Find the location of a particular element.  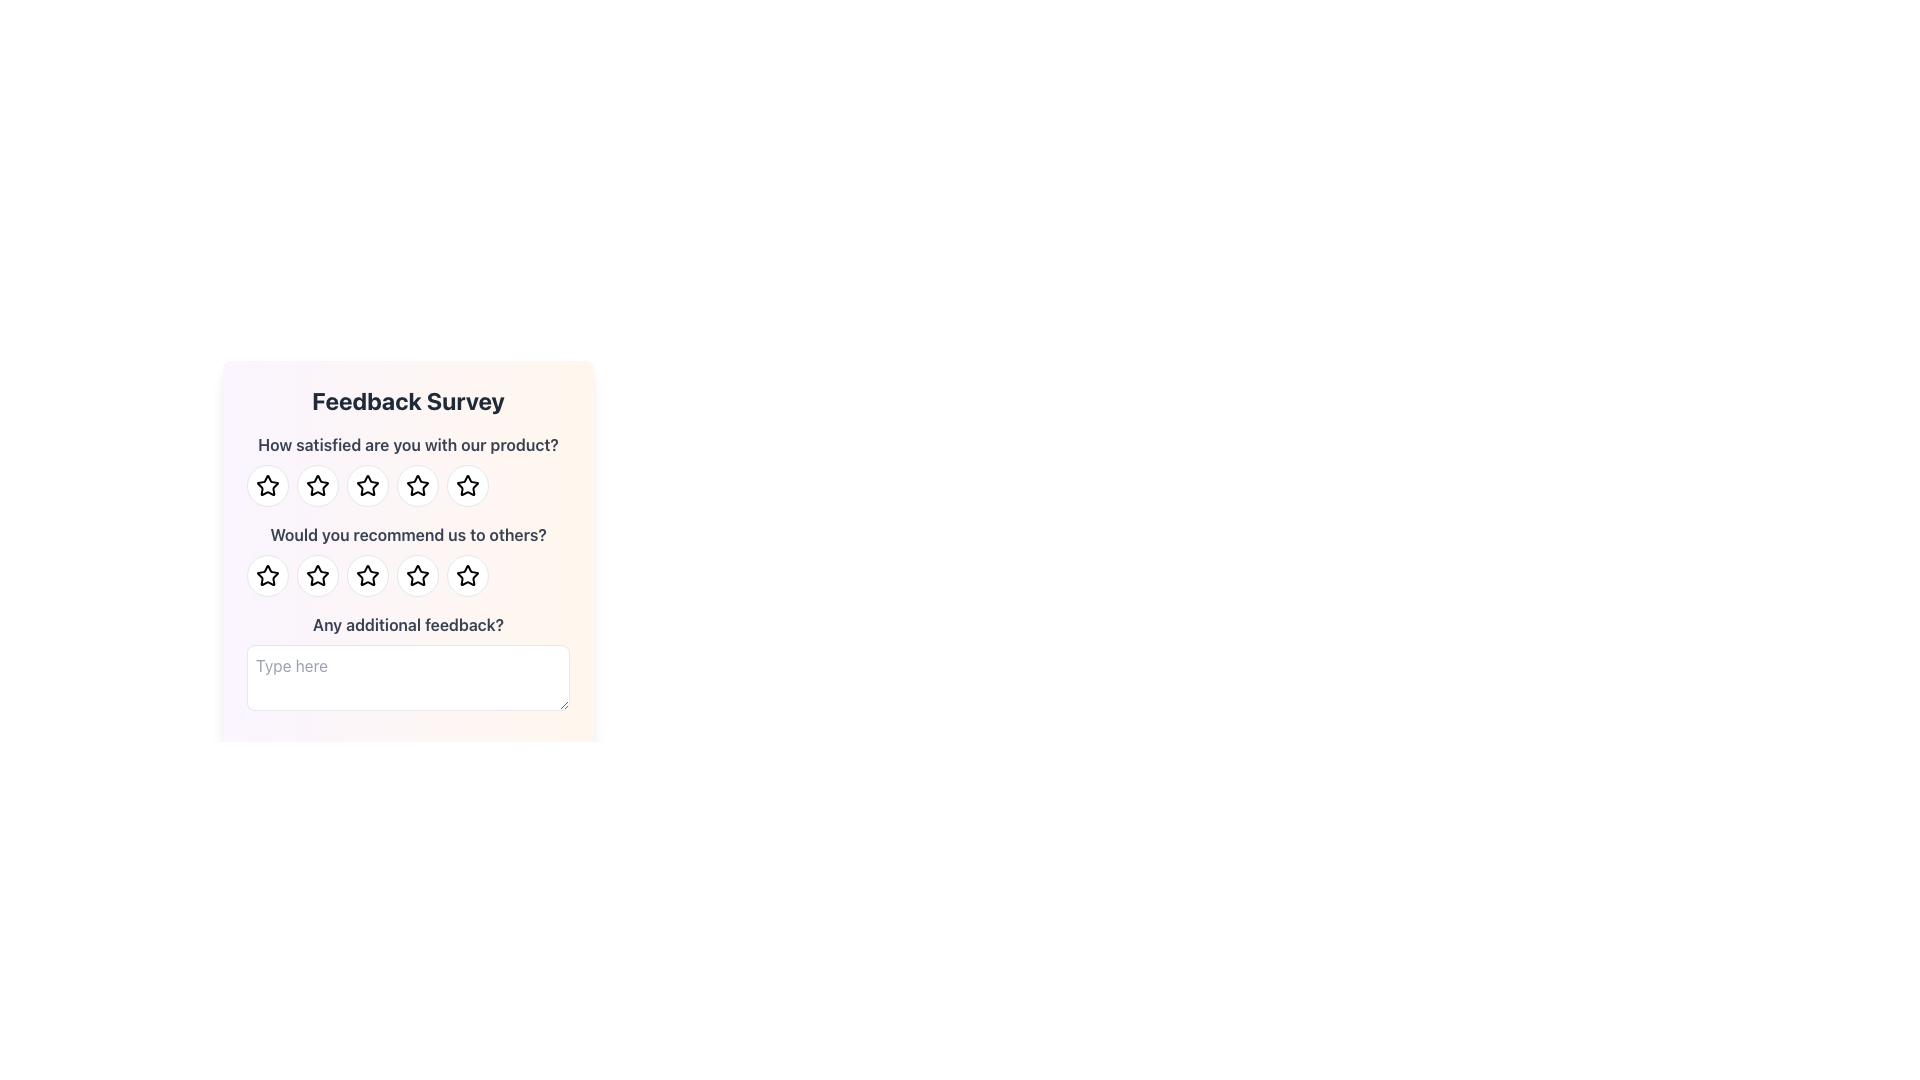

the fourth star-shaped icon in the second row of the 5-star rating system is located at coordinates (416, 575).